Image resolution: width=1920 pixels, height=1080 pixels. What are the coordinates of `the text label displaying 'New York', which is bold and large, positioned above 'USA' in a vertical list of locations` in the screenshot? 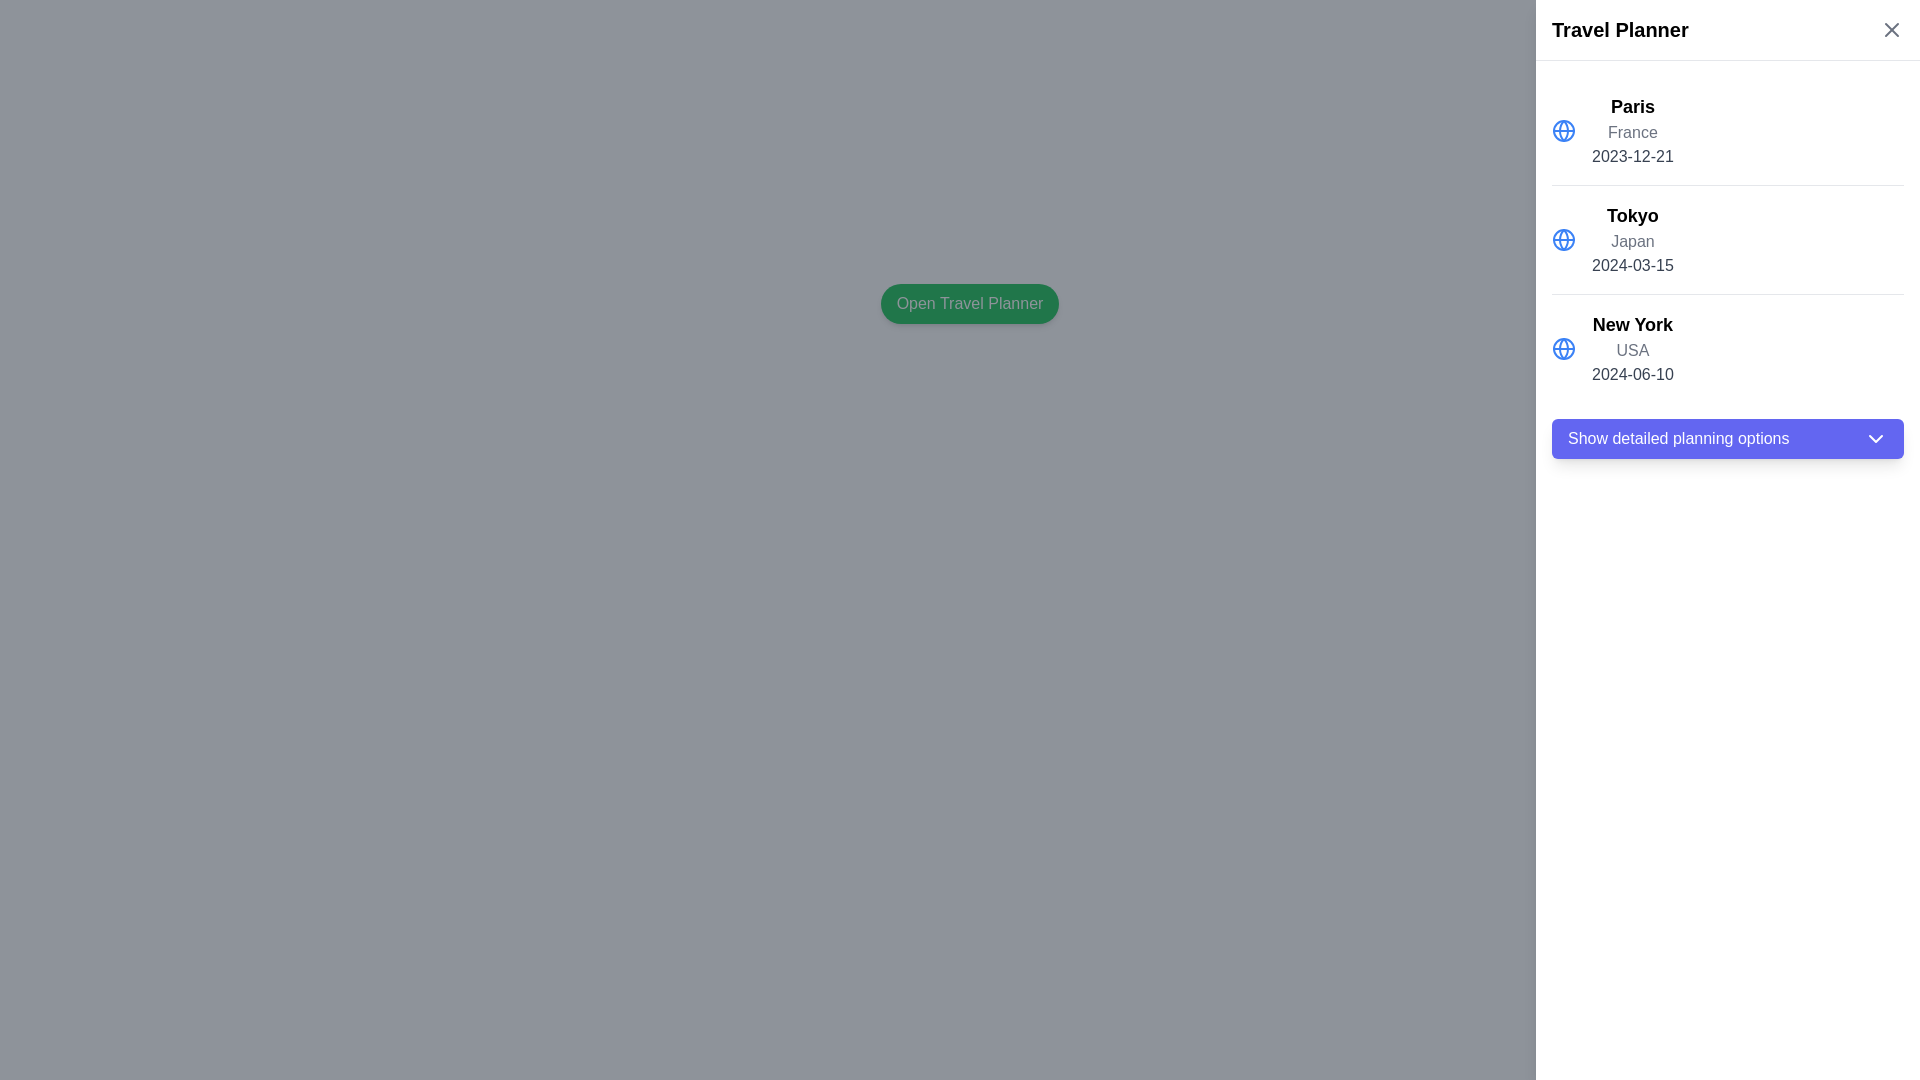 It's located at (1632, 323).